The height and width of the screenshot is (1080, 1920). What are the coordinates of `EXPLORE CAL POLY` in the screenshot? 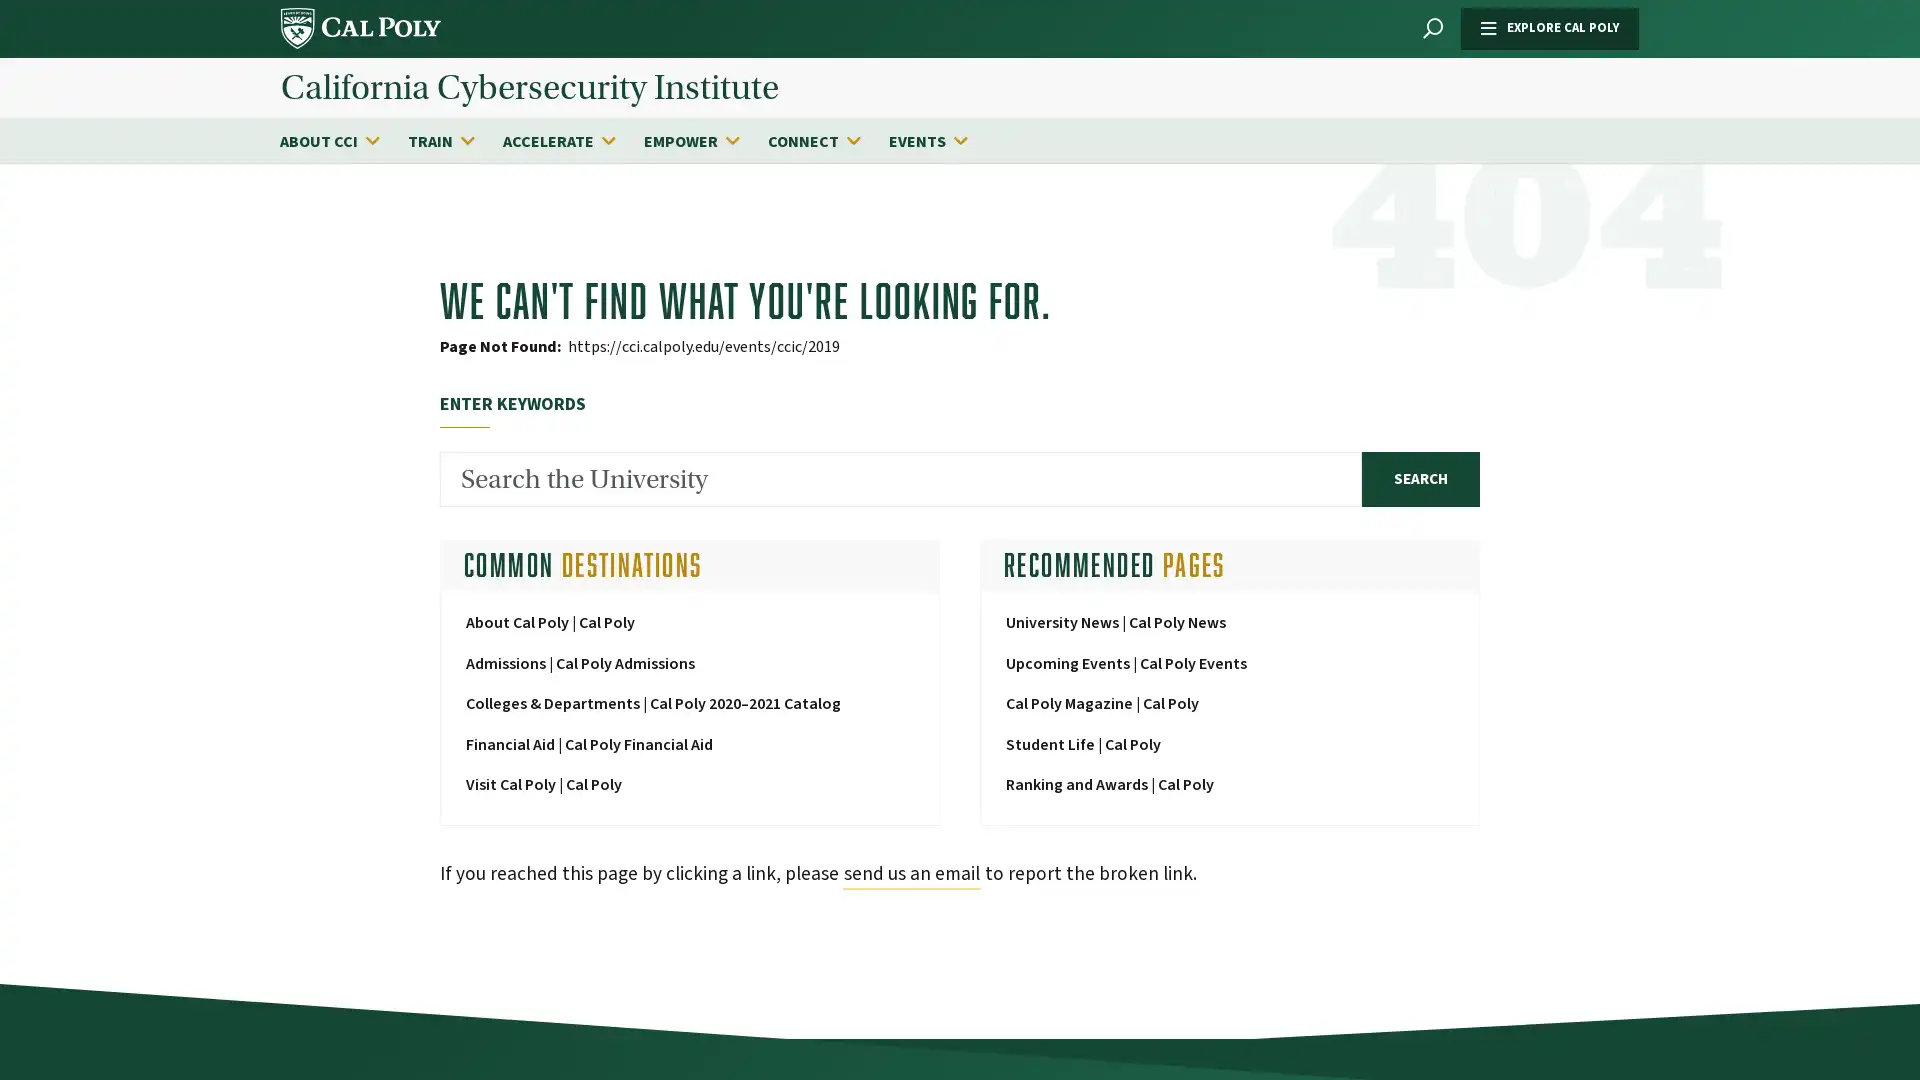 It's located at (1549, 28).